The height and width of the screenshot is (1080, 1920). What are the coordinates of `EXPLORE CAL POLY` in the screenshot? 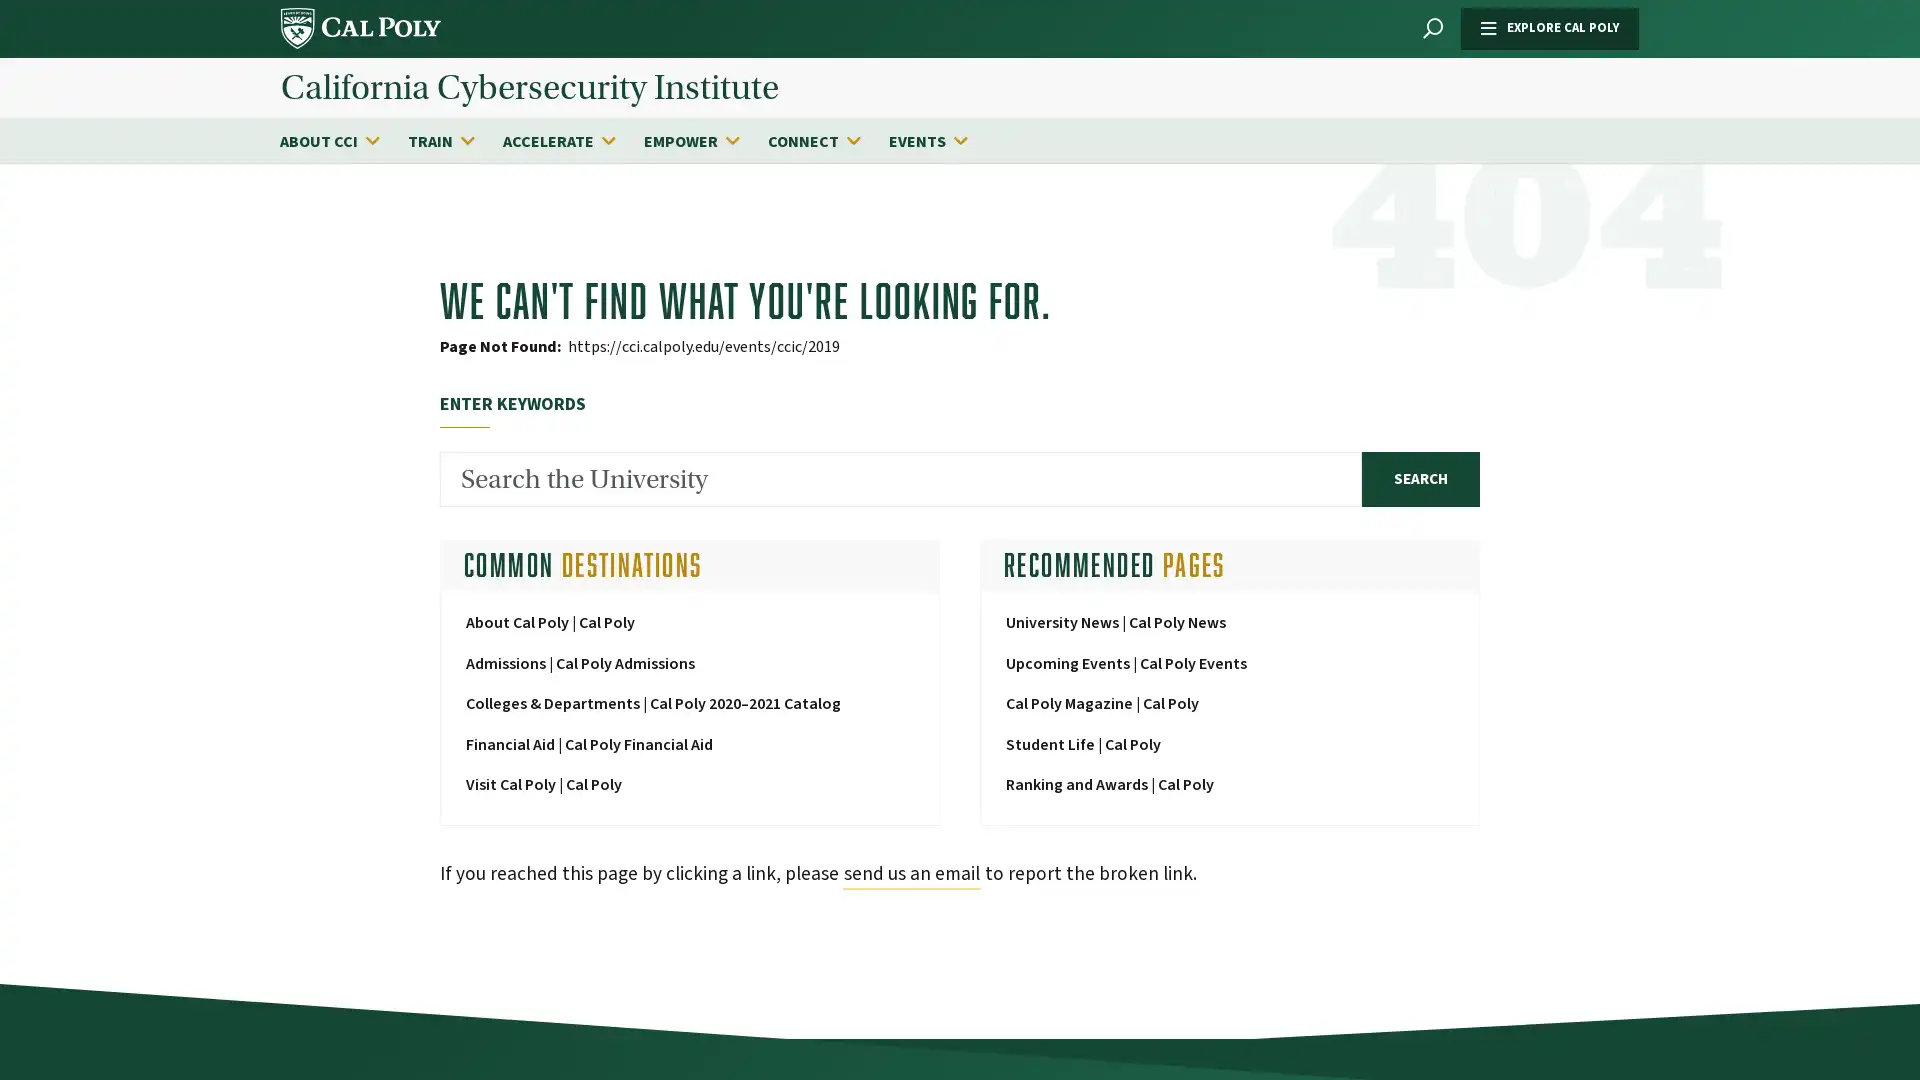 It's located at (1549, 28).